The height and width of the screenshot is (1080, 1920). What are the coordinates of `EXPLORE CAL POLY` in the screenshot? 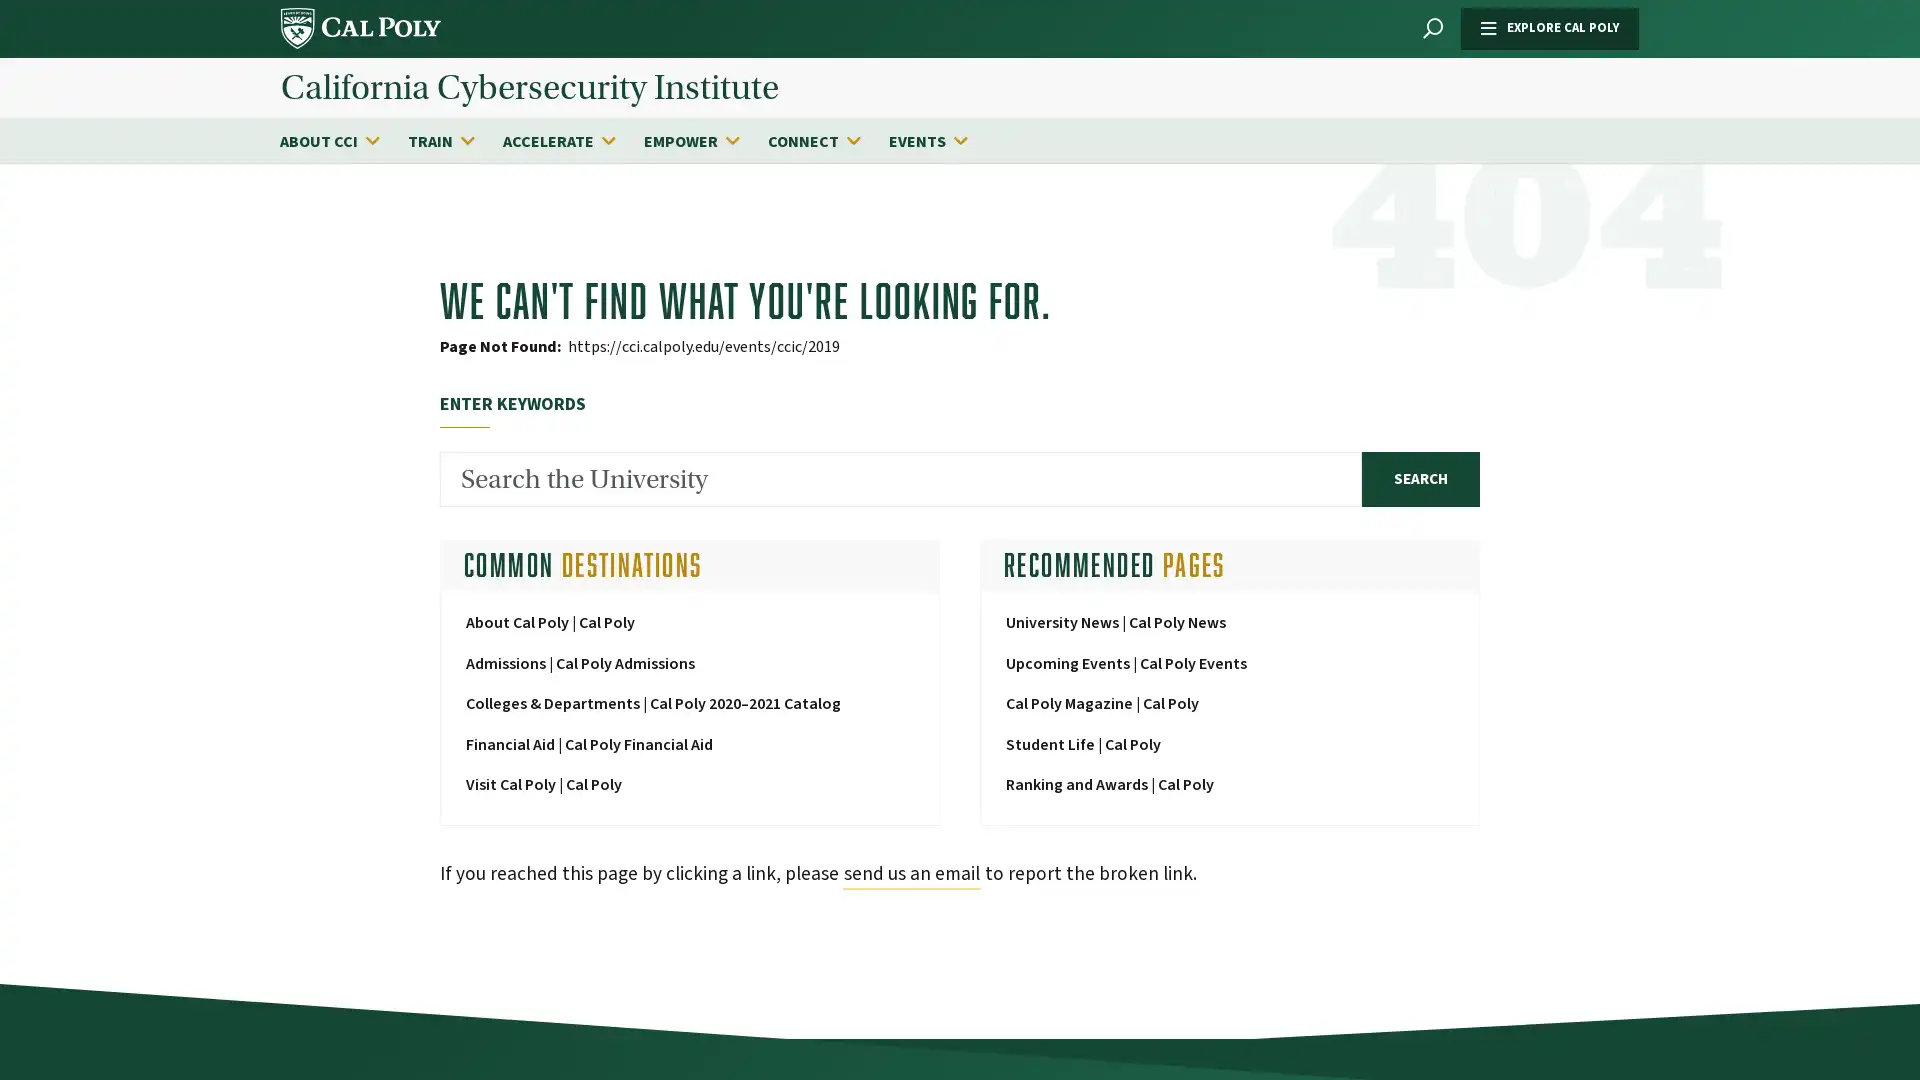 It's located at (1549, 28).